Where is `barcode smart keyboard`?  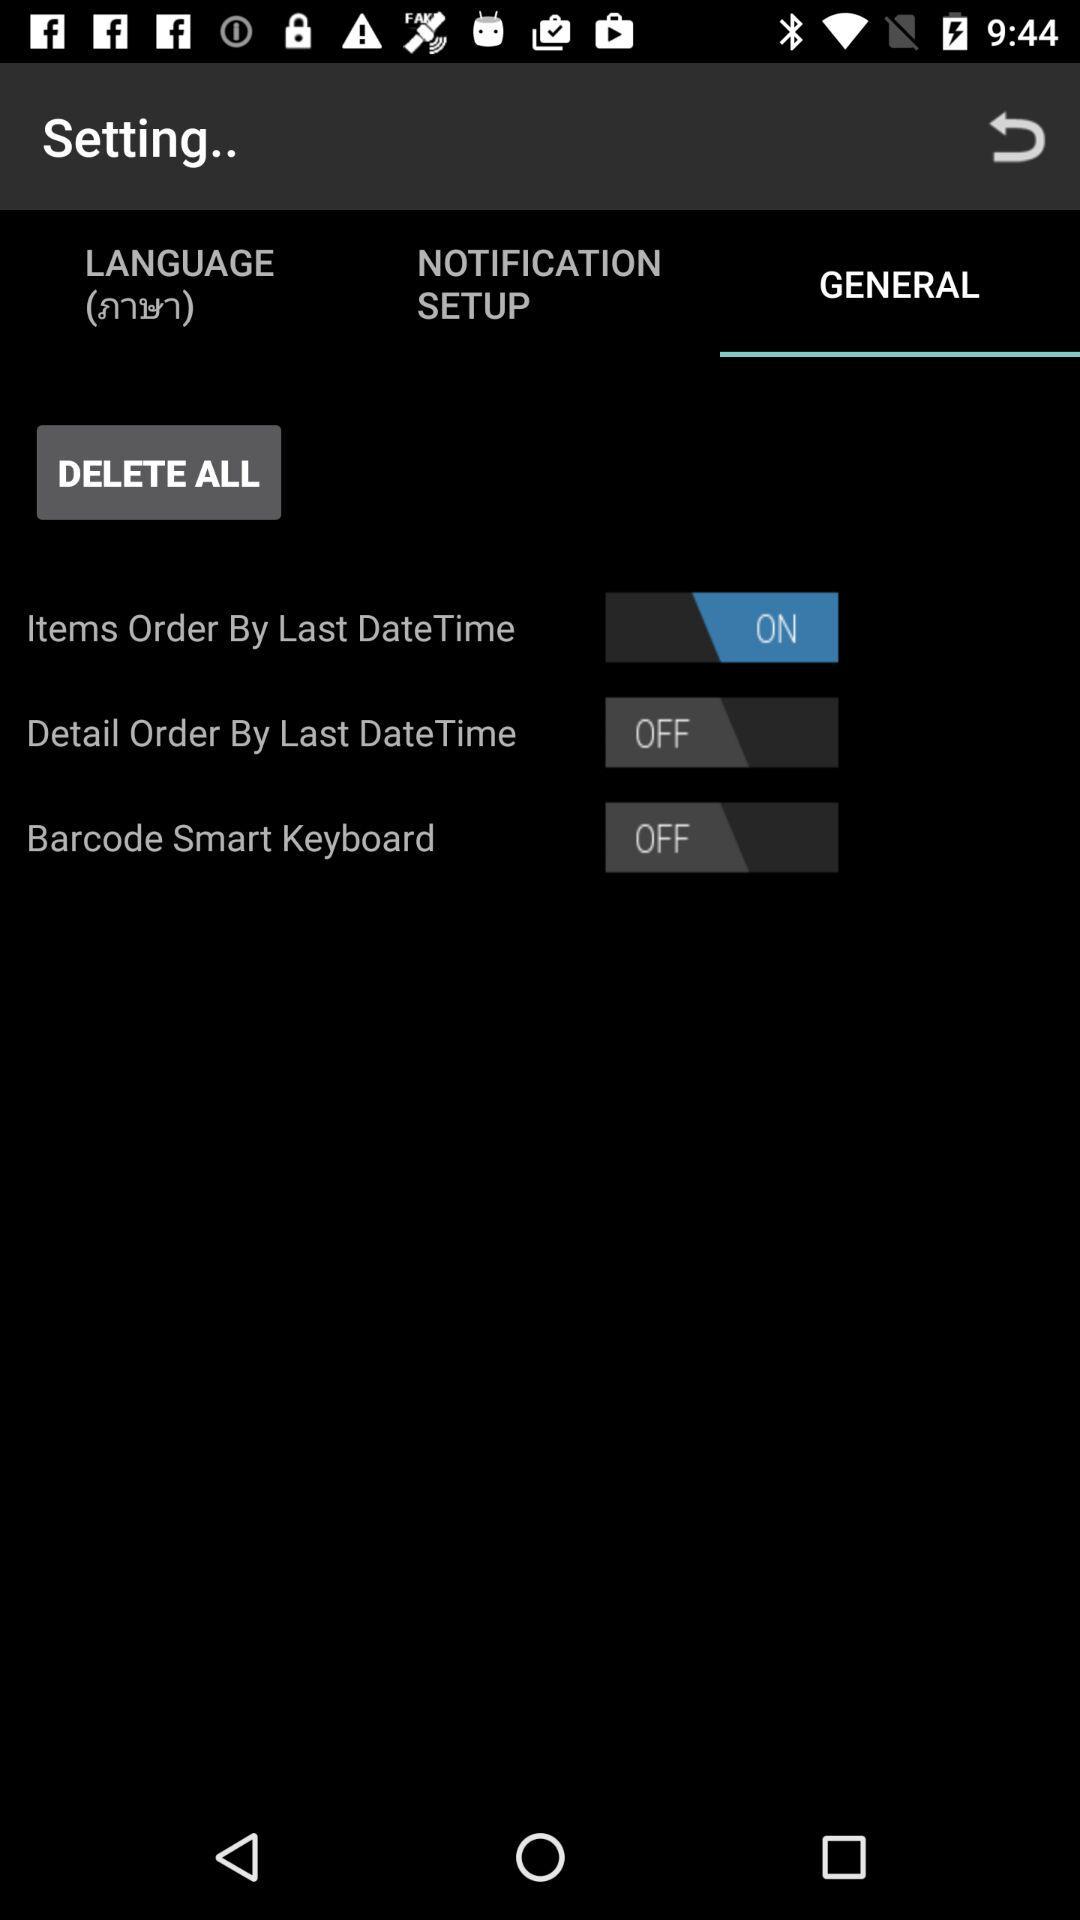
barcode smart keyboard is located at coordinates (721, 837).